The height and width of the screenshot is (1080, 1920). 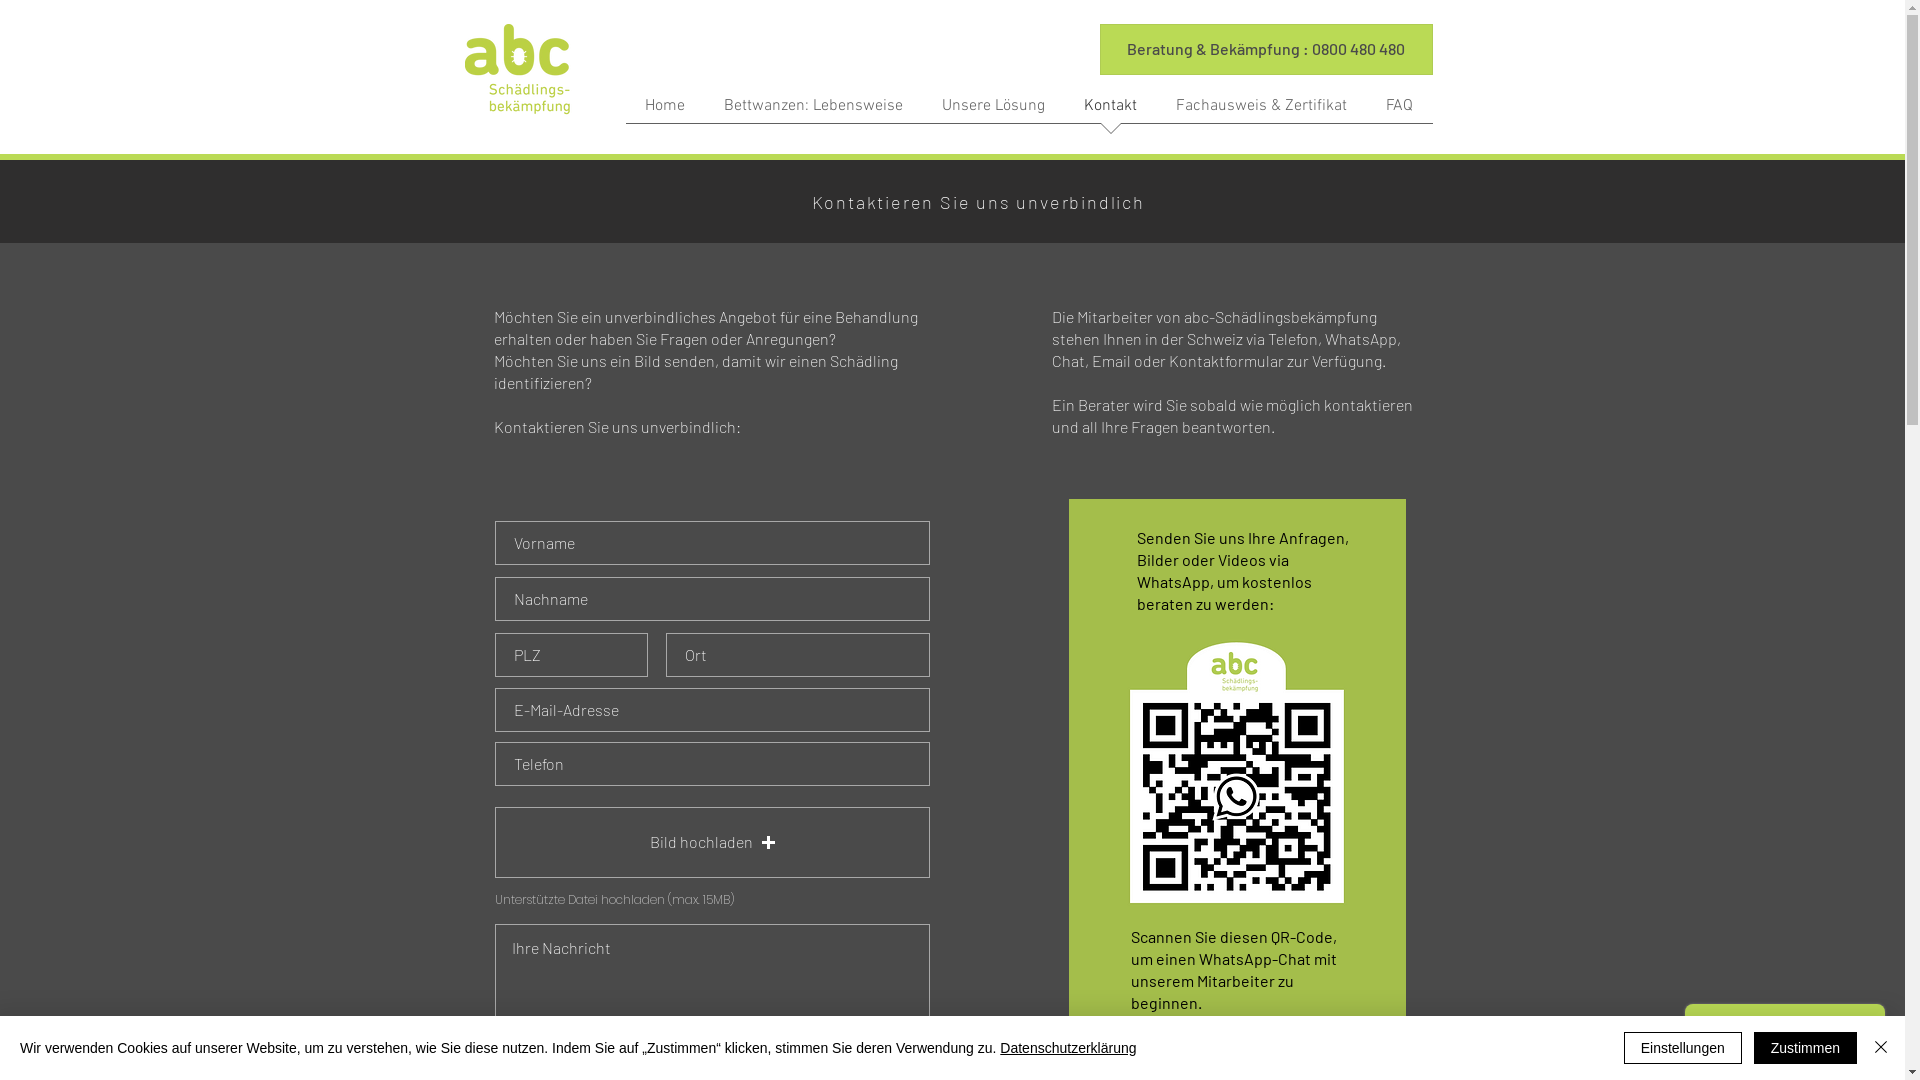 I want to click on 'Fachausweis & Zertifikat', so click(x=1260, y=112).